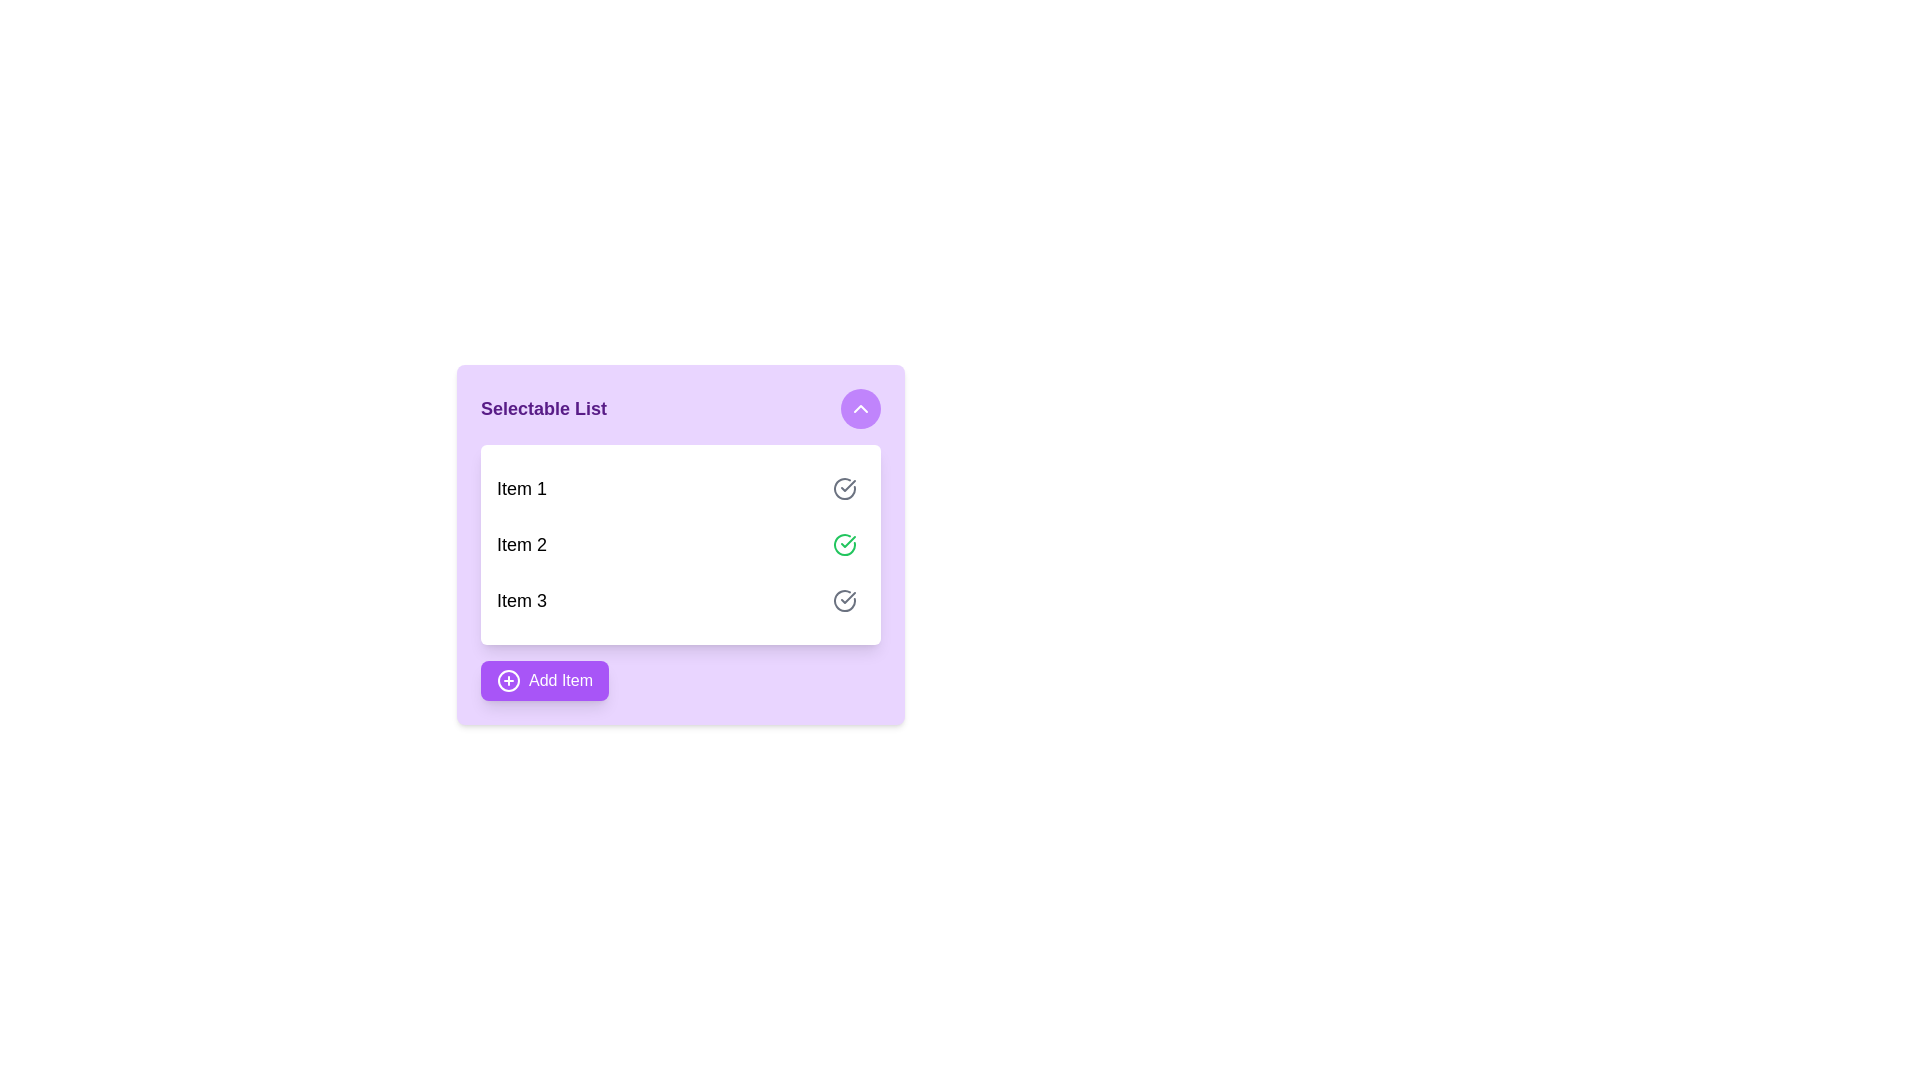 The height and width of the screenshot is (1080, 1920). I want to click on the circular icon button with a gray outline and a checkmark inside, located to the far right of the row labeled 'Item 3' in the interactive list interface, so click(844, 600).